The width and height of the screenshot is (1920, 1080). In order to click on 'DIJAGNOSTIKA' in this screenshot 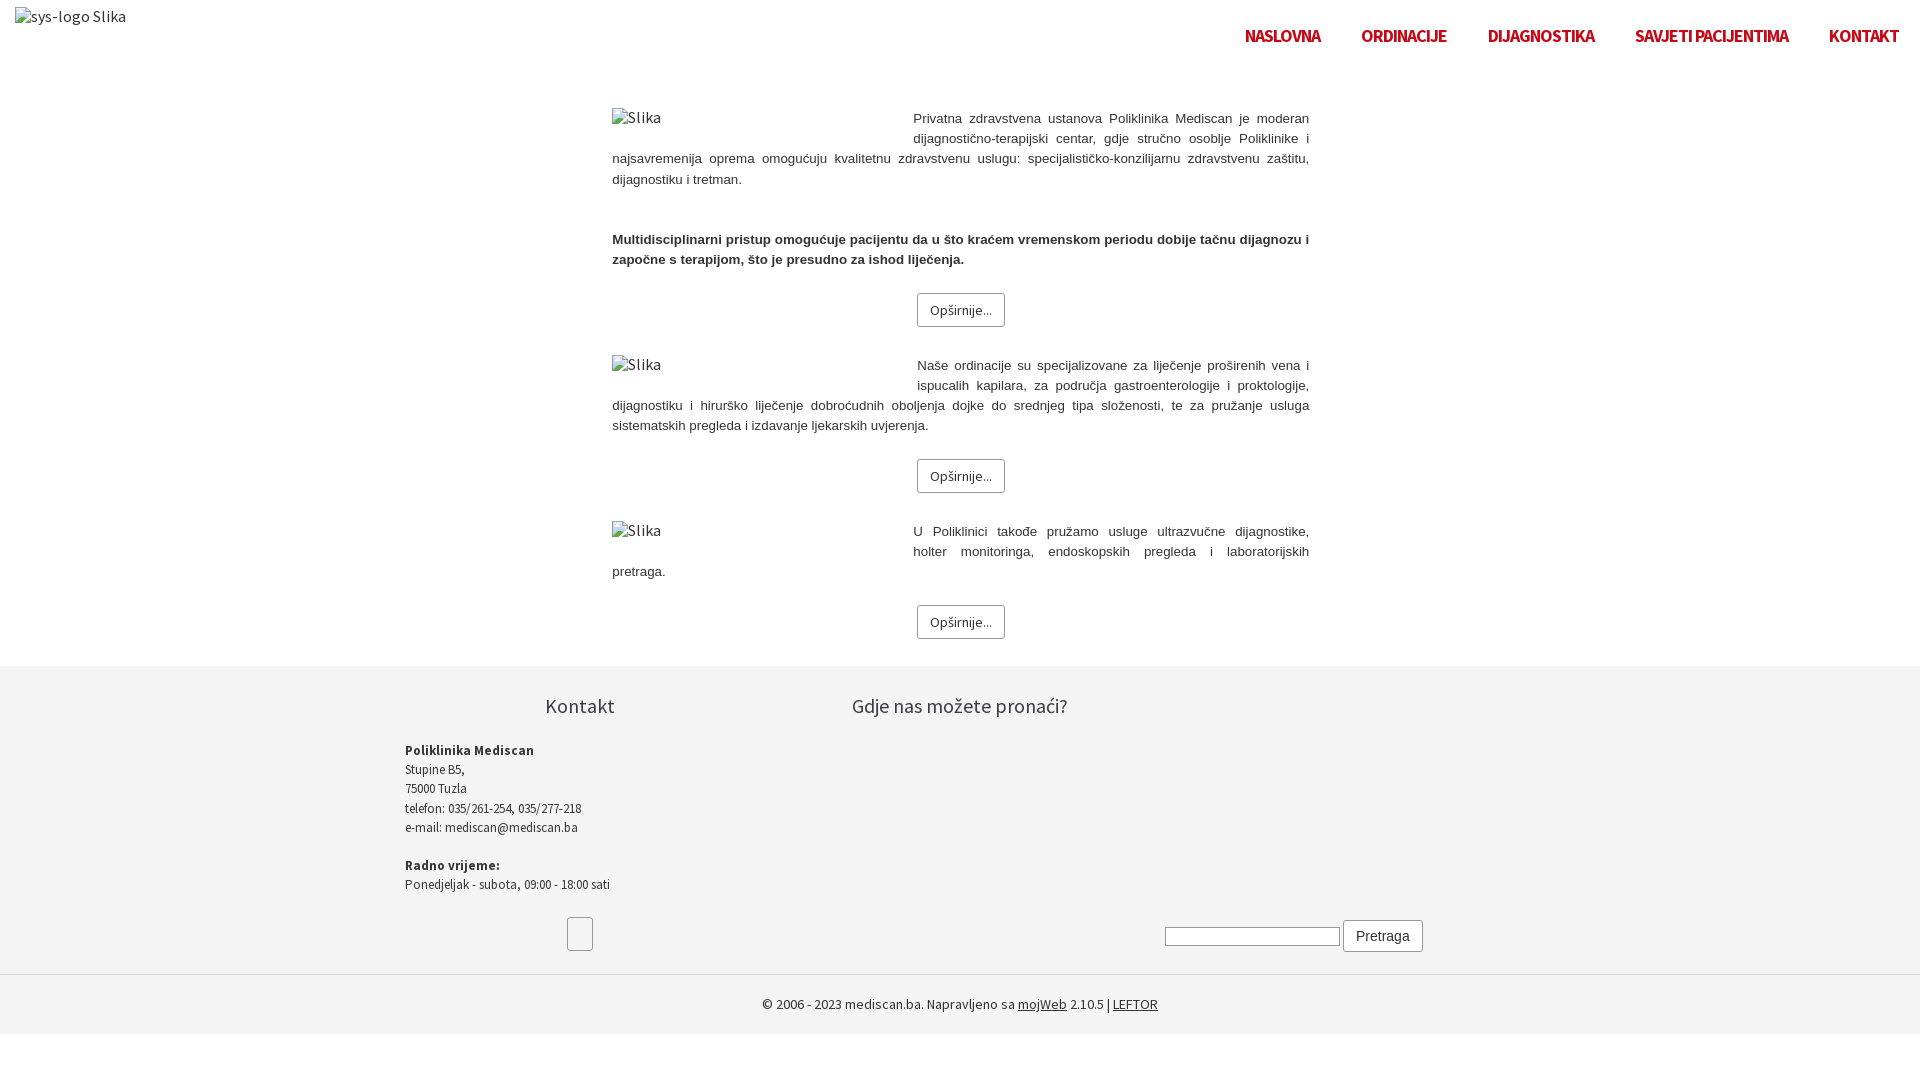, I will do `click(1539, 35)`.